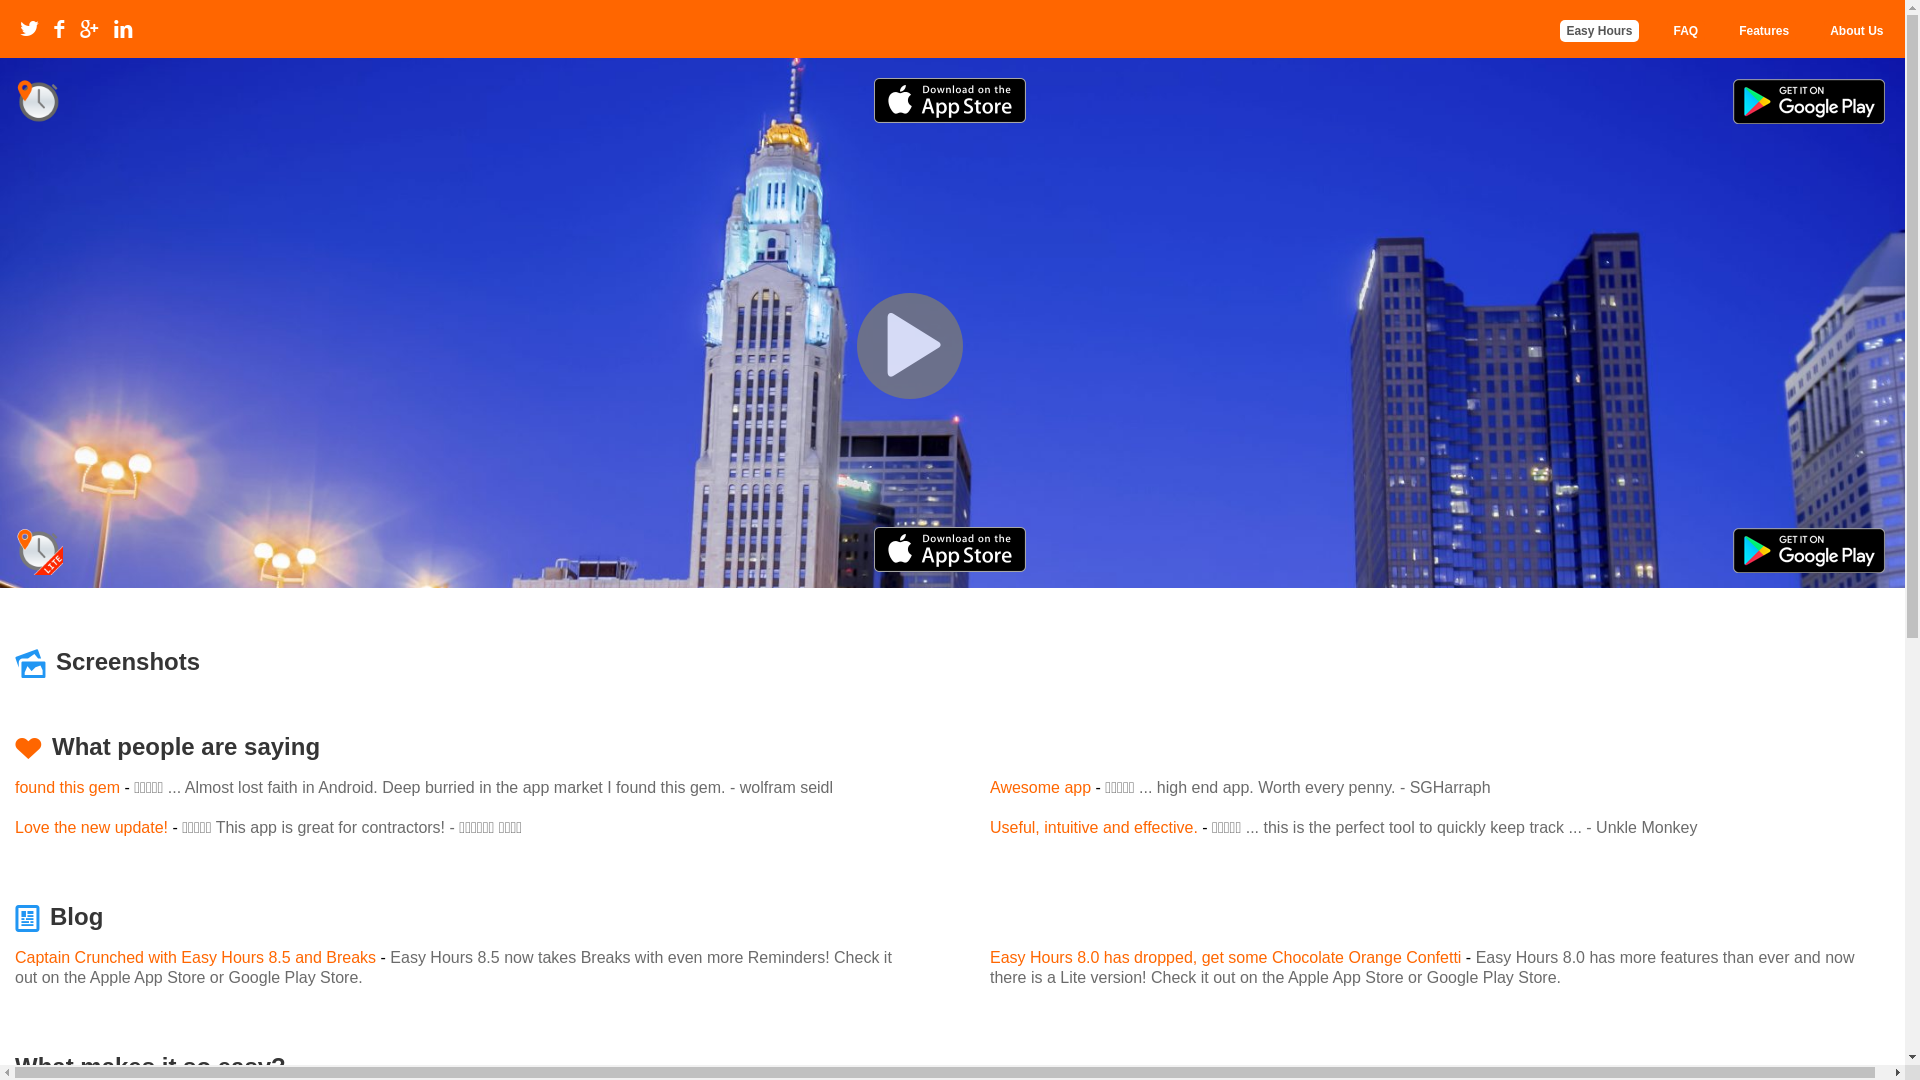 Image resolution: width=1920 pixels, height=1080 pixels. Describe the element at coordinates (1040, 786) in the screenshot. I see `'Awesome app'` at that location.